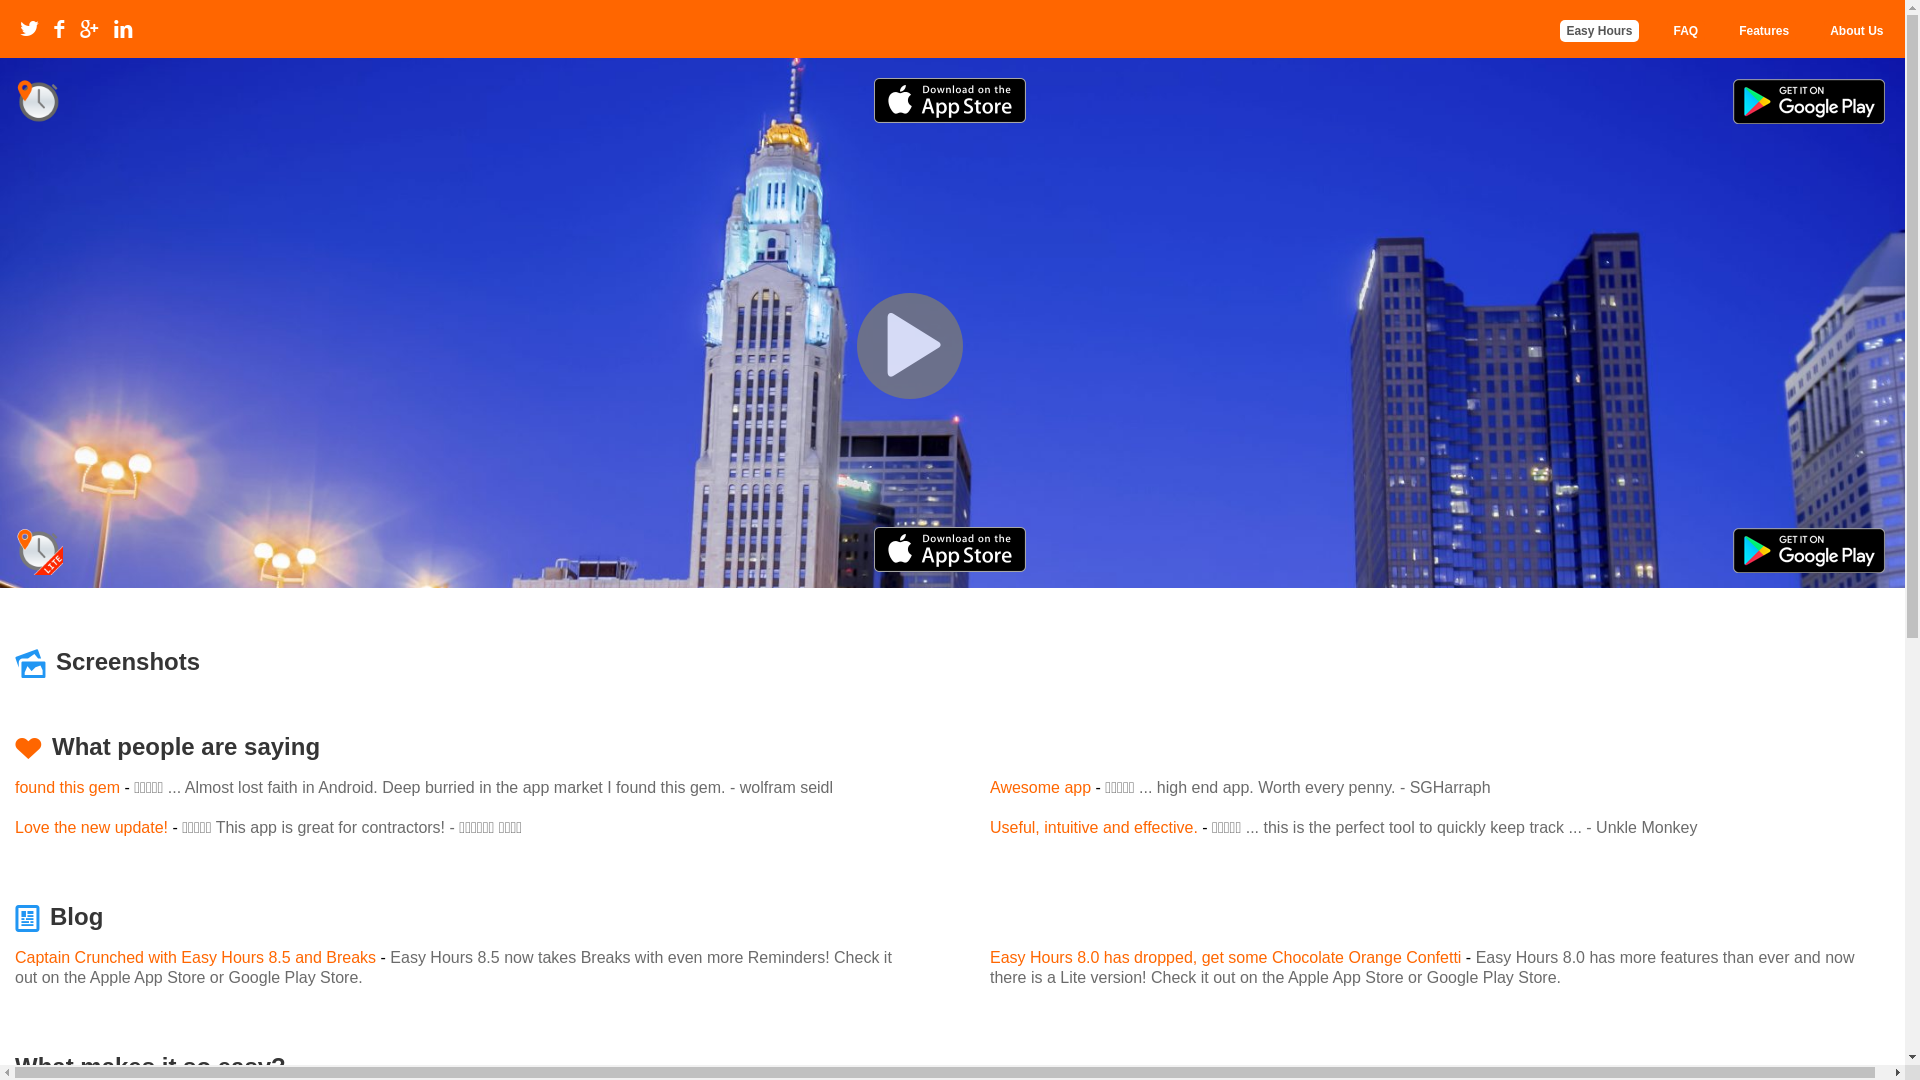 Image resolution: width=1920 pixels, height=1080 pixels. Describe the element at coordinates (1040, 786) in the screenshot. I see `'Awesome app'` at that location.